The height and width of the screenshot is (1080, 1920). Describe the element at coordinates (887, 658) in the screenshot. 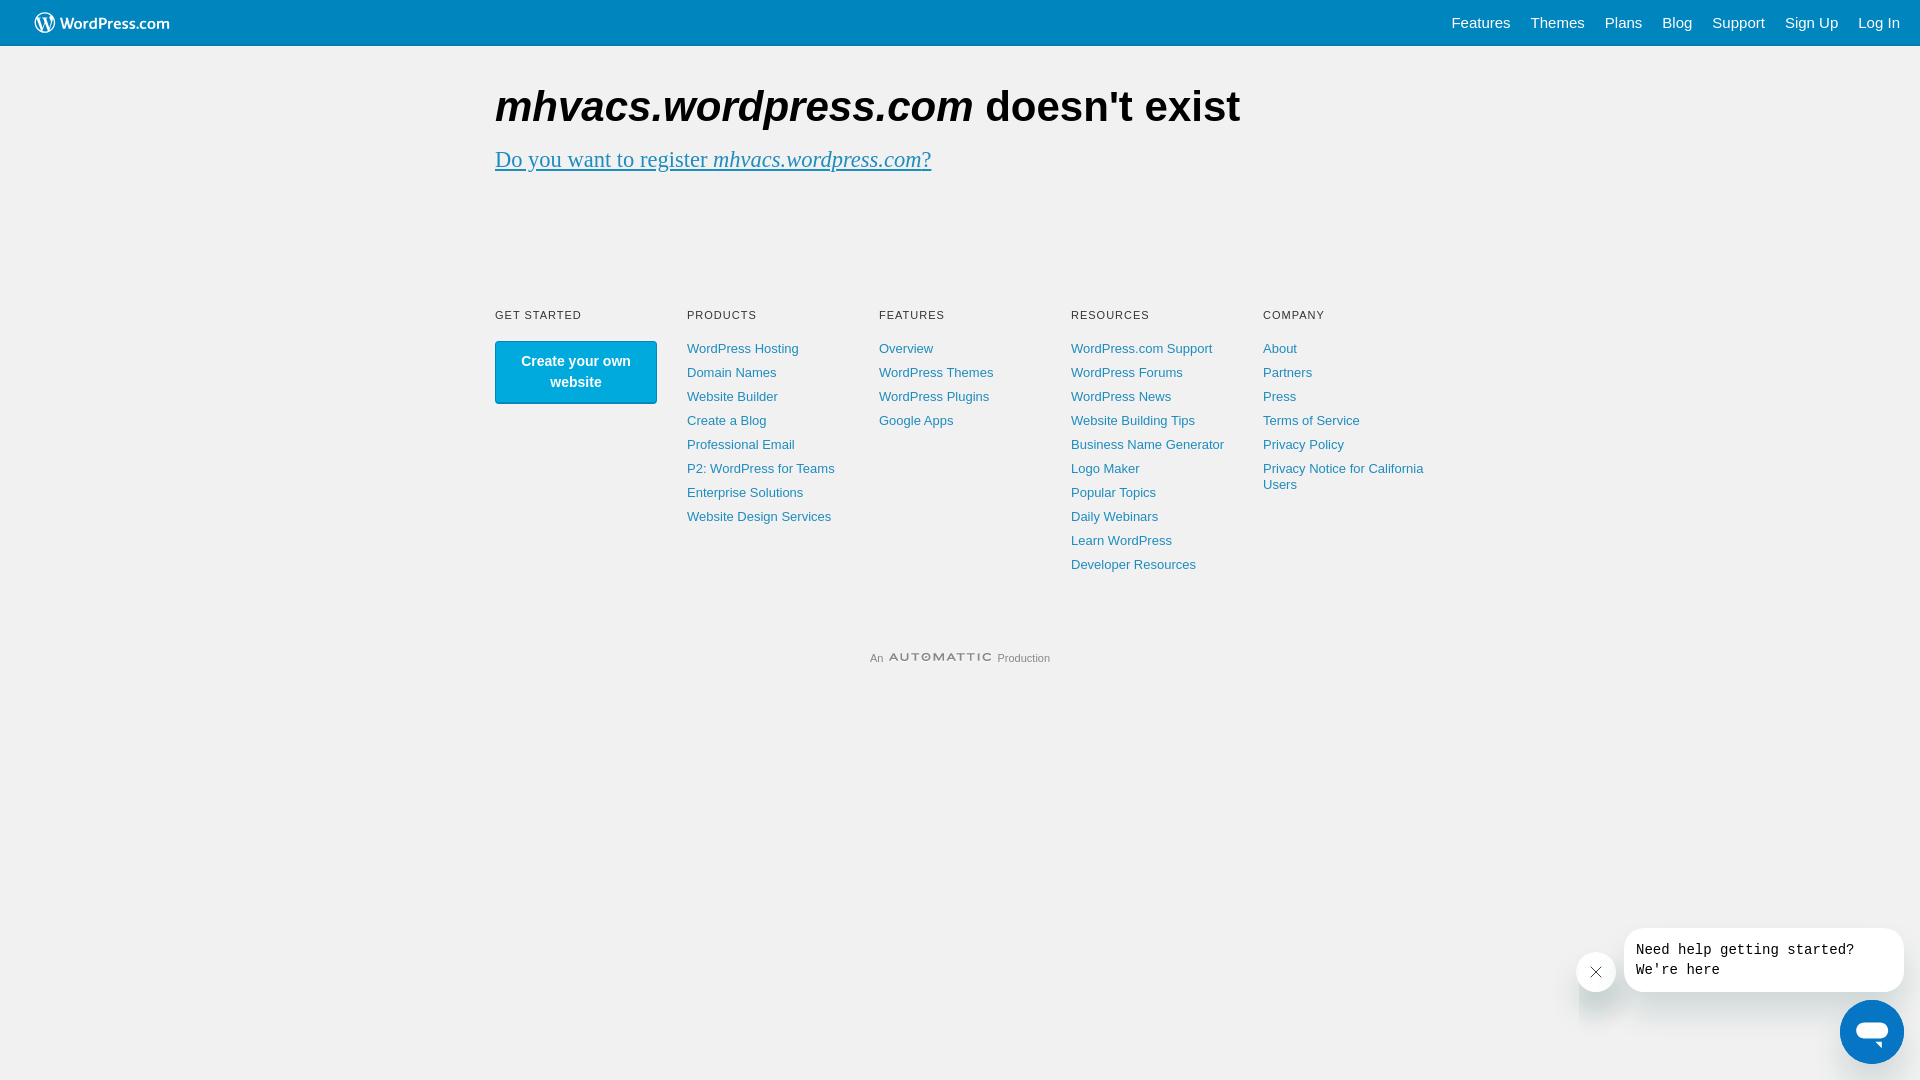

I see `'Automattic'` at that location.